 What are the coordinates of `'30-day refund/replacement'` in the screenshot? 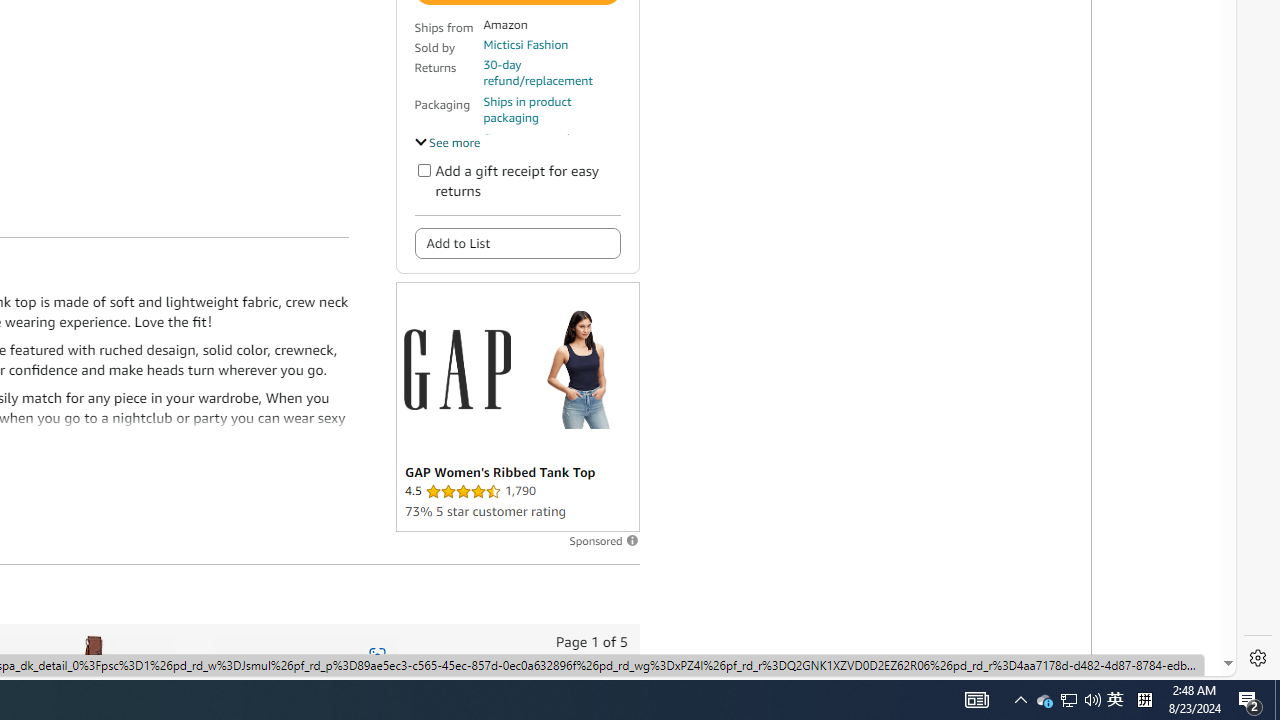 It's located at (551, 72).